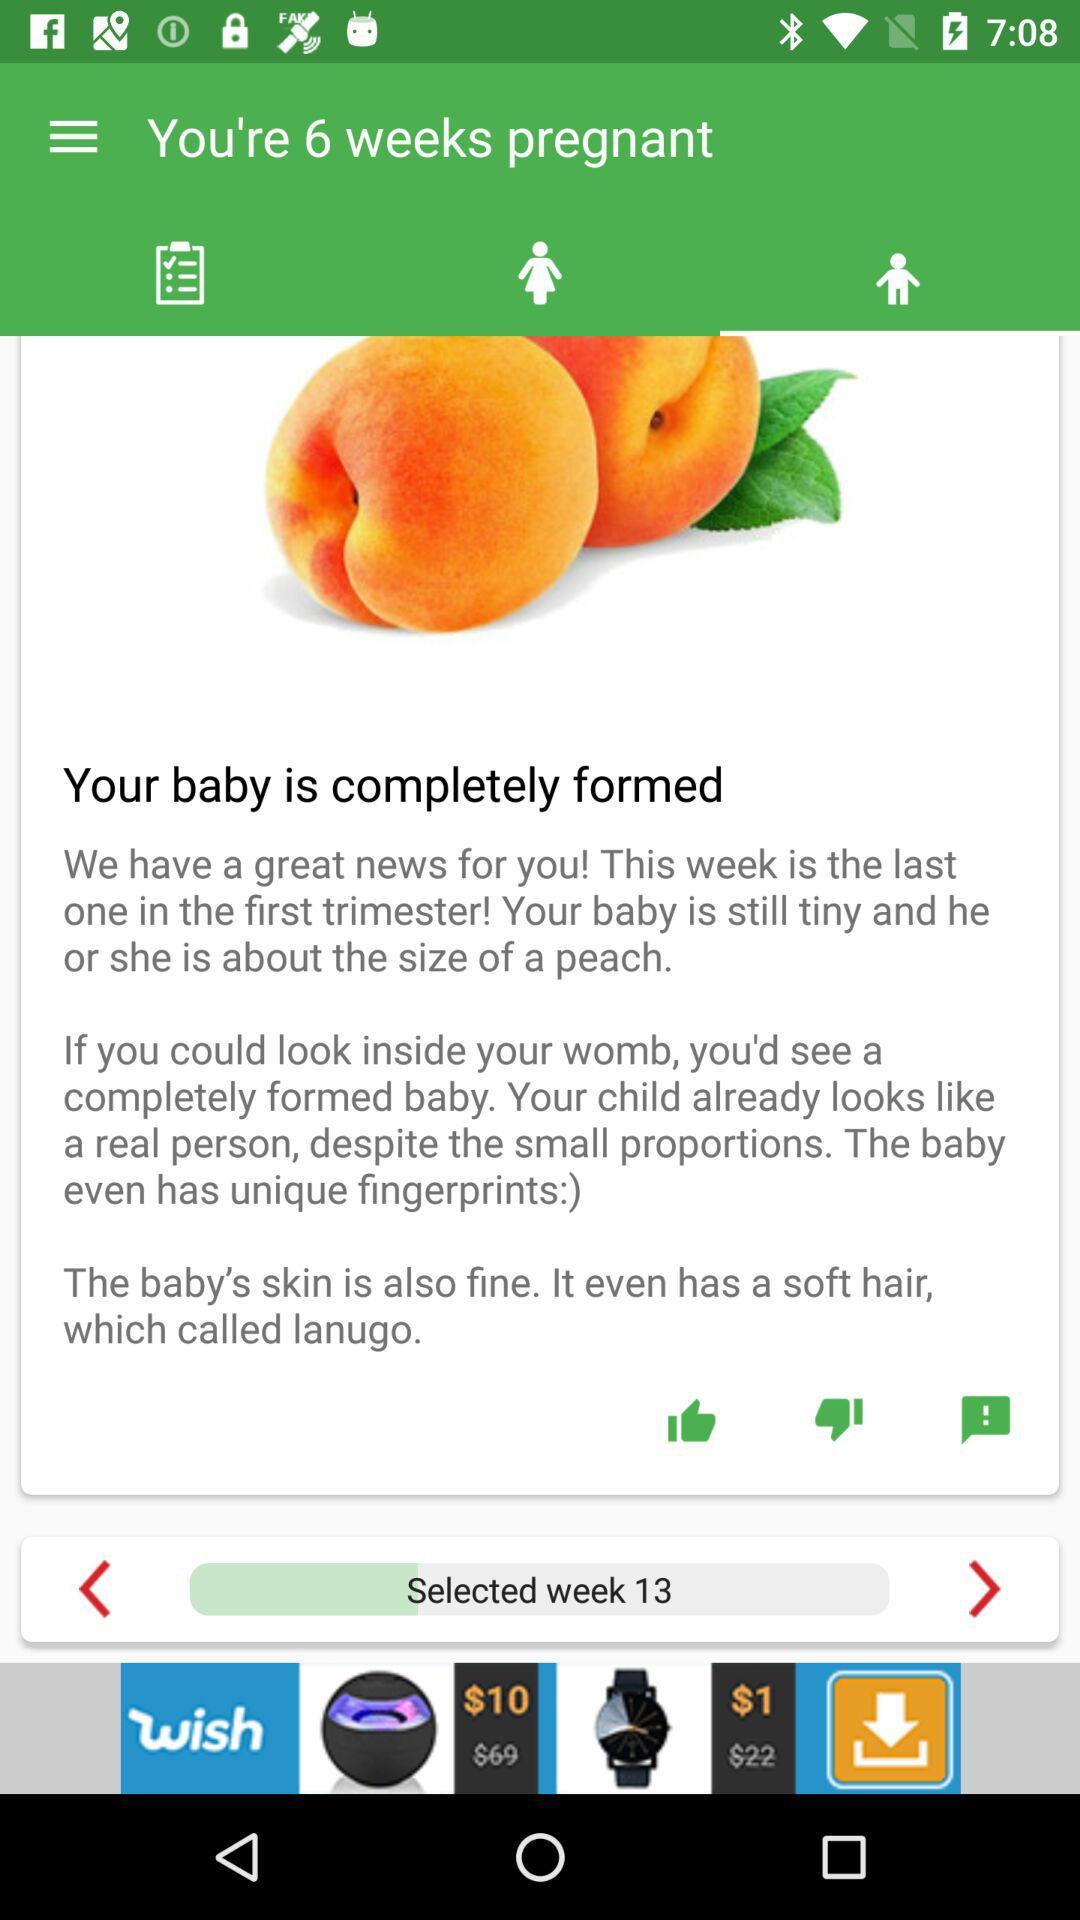 Image resolution: width=1080 pixels, height=1920 pixels. I want to click on dislike page, so click(838, 1418).